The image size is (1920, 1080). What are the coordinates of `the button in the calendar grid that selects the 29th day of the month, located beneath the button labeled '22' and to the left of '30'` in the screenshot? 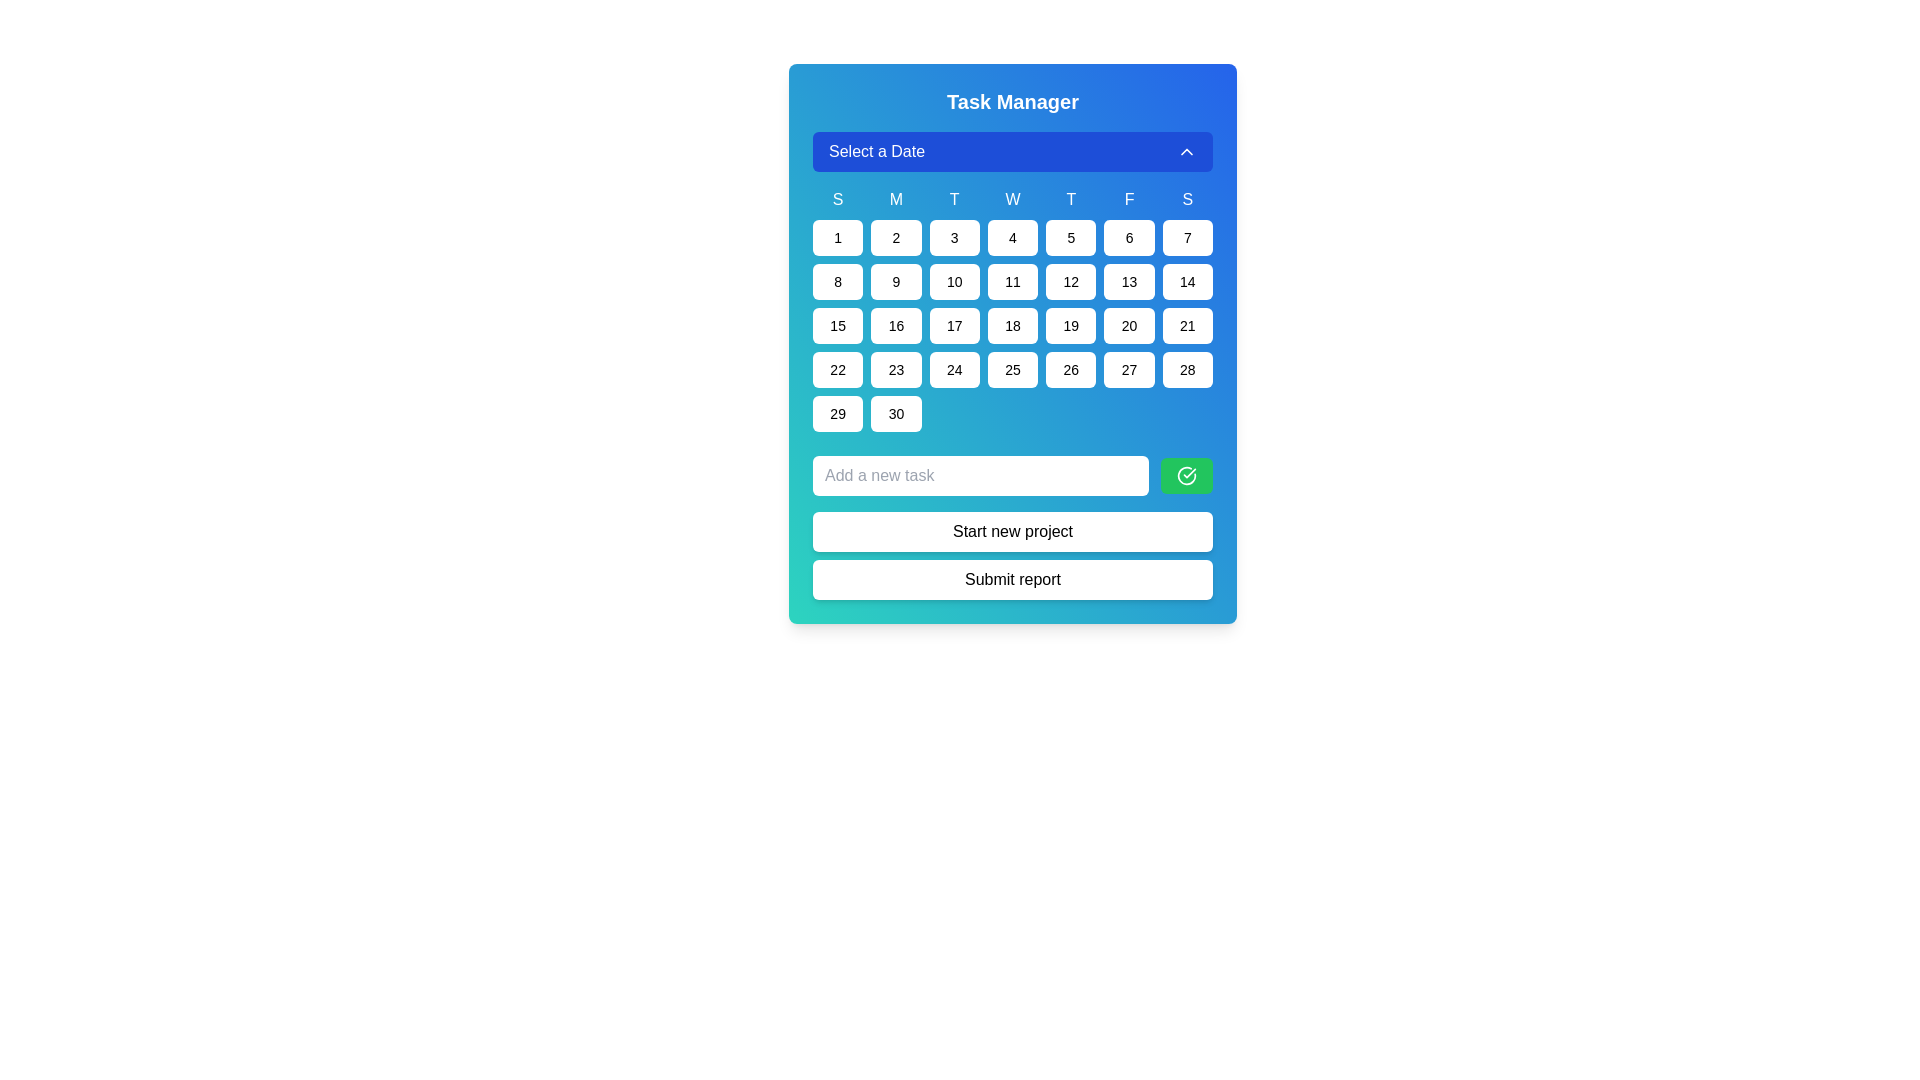 It's located at (838, 412).